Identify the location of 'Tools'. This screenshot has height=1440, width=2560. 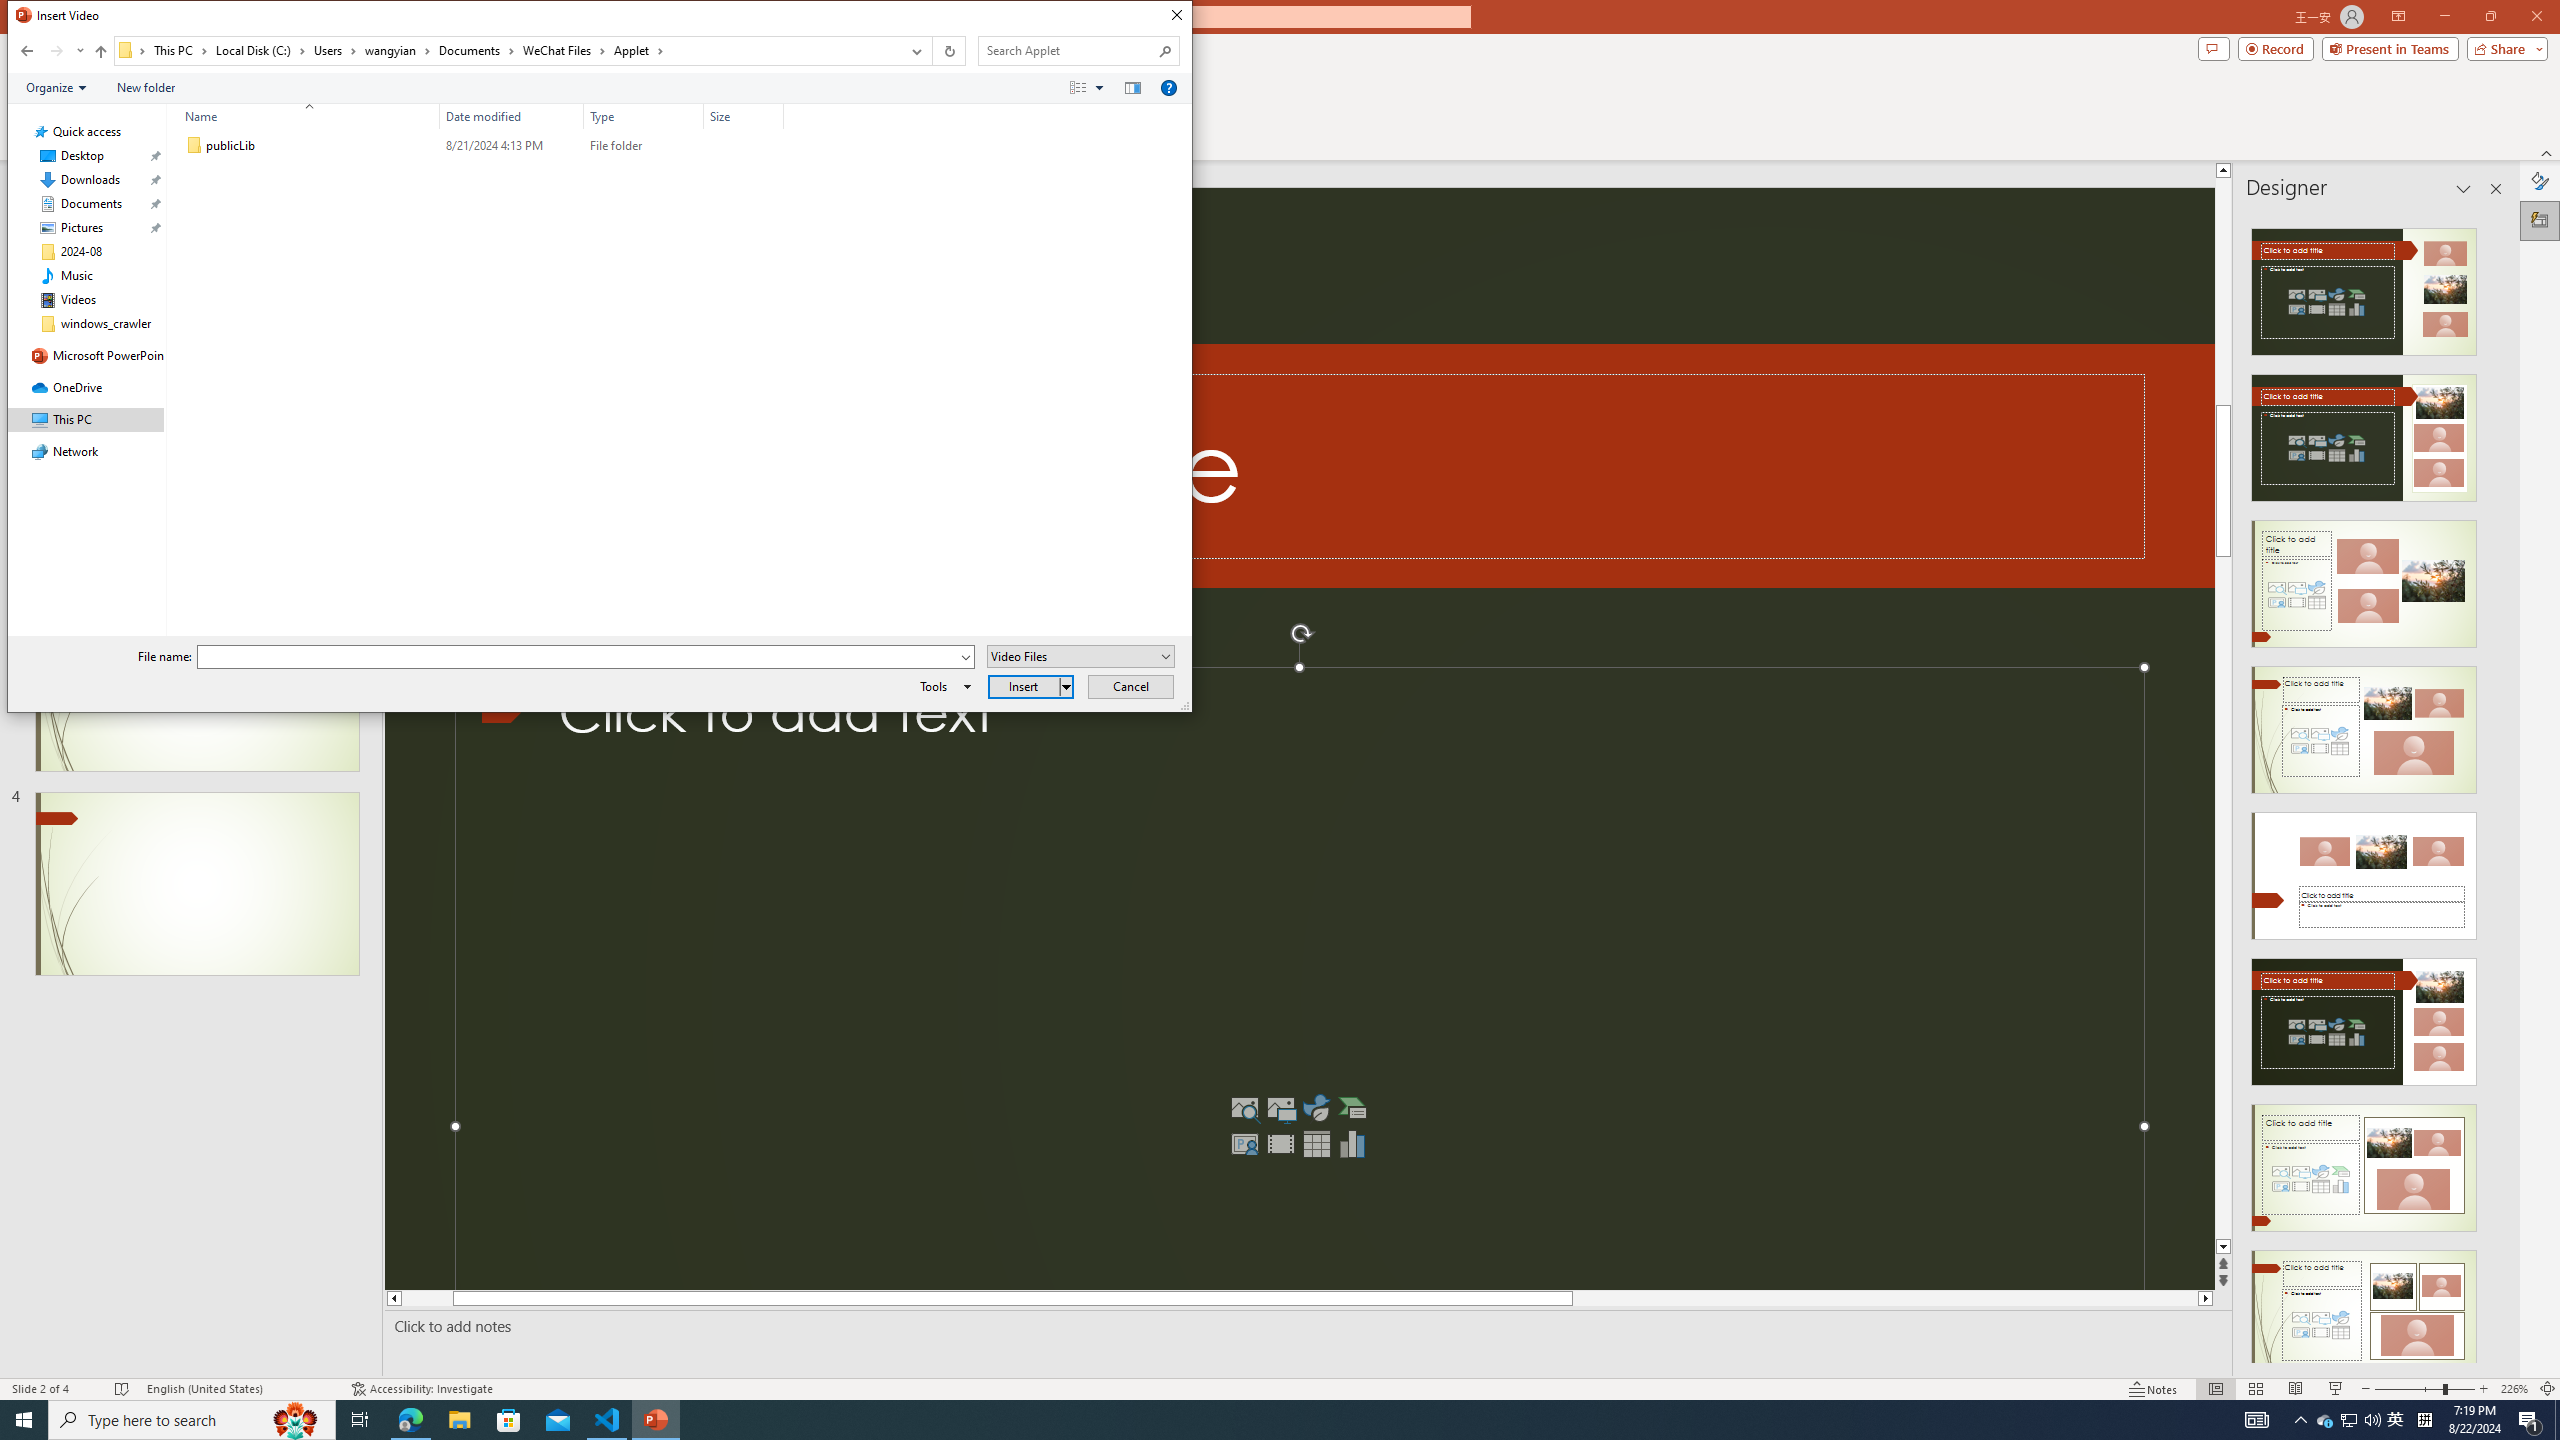
(941, 685).